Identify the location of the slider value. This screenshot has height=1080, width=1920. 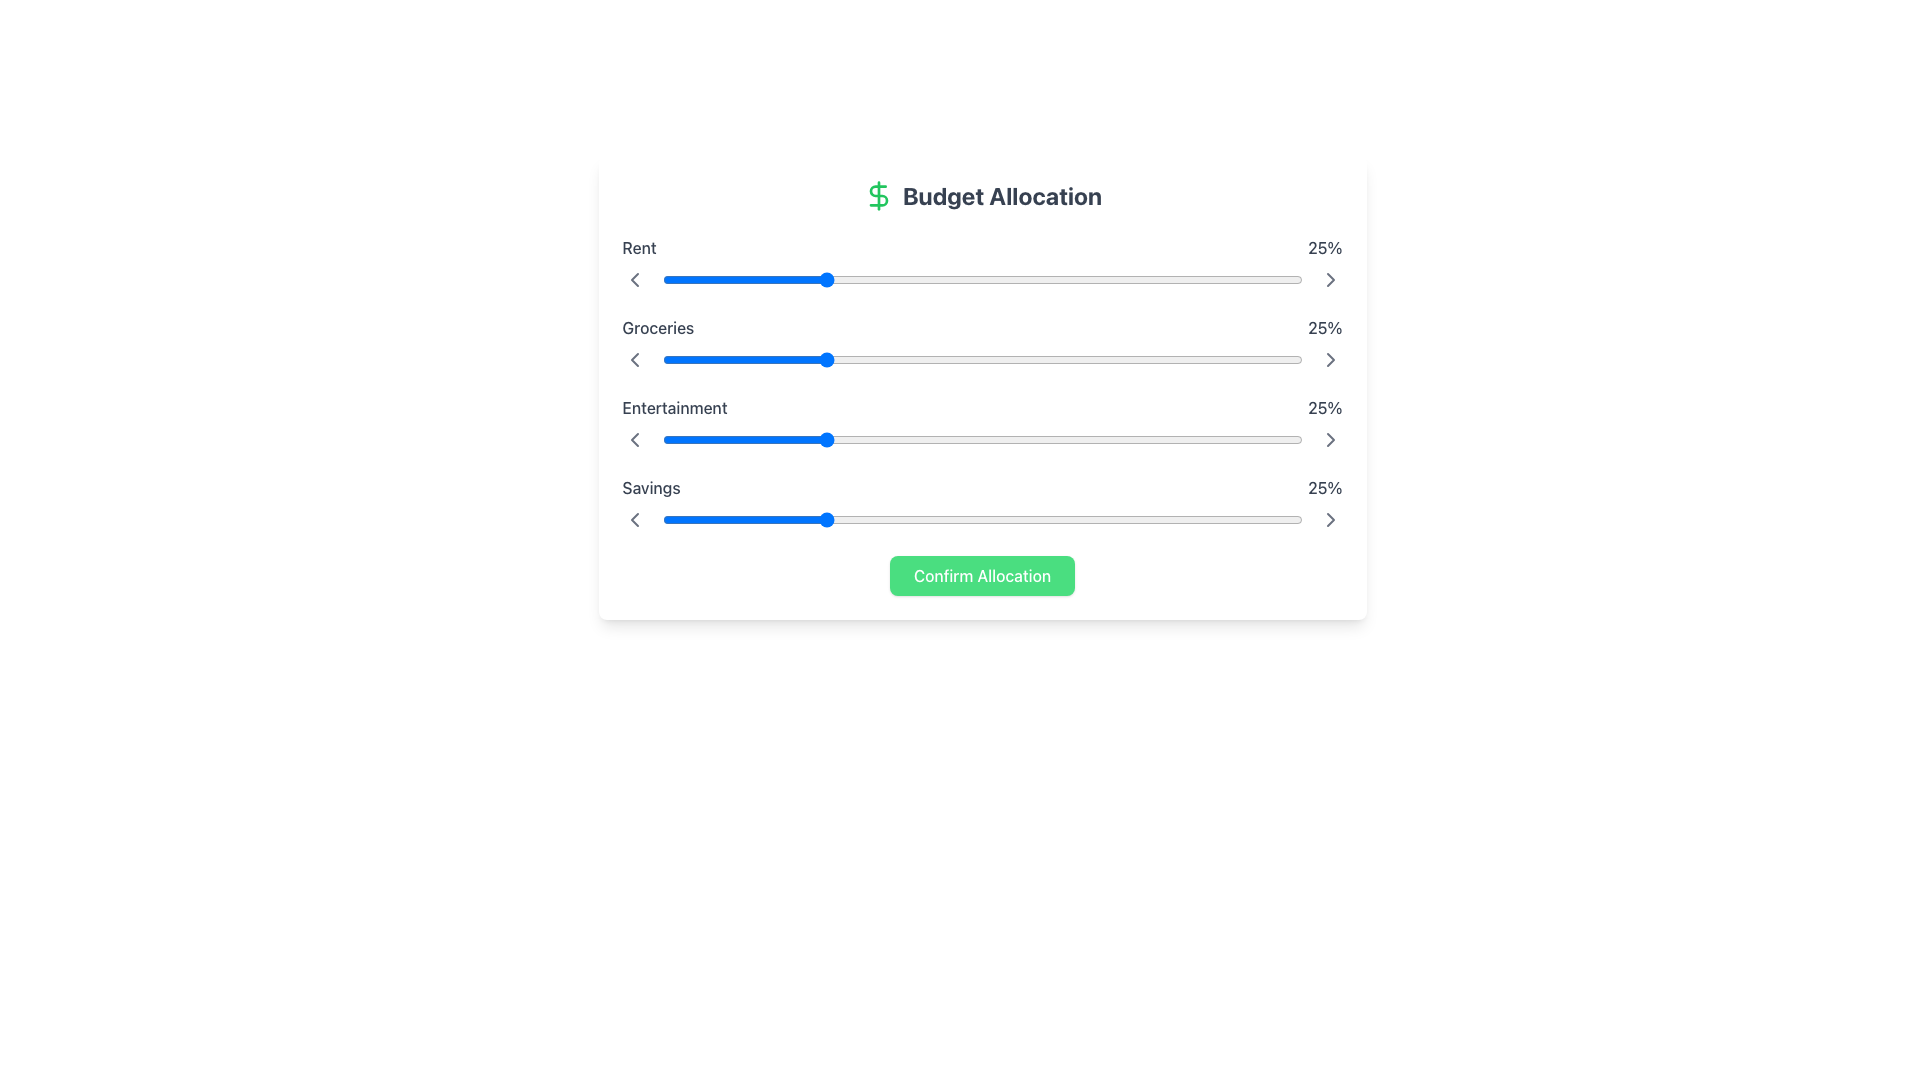
(1205, 438).